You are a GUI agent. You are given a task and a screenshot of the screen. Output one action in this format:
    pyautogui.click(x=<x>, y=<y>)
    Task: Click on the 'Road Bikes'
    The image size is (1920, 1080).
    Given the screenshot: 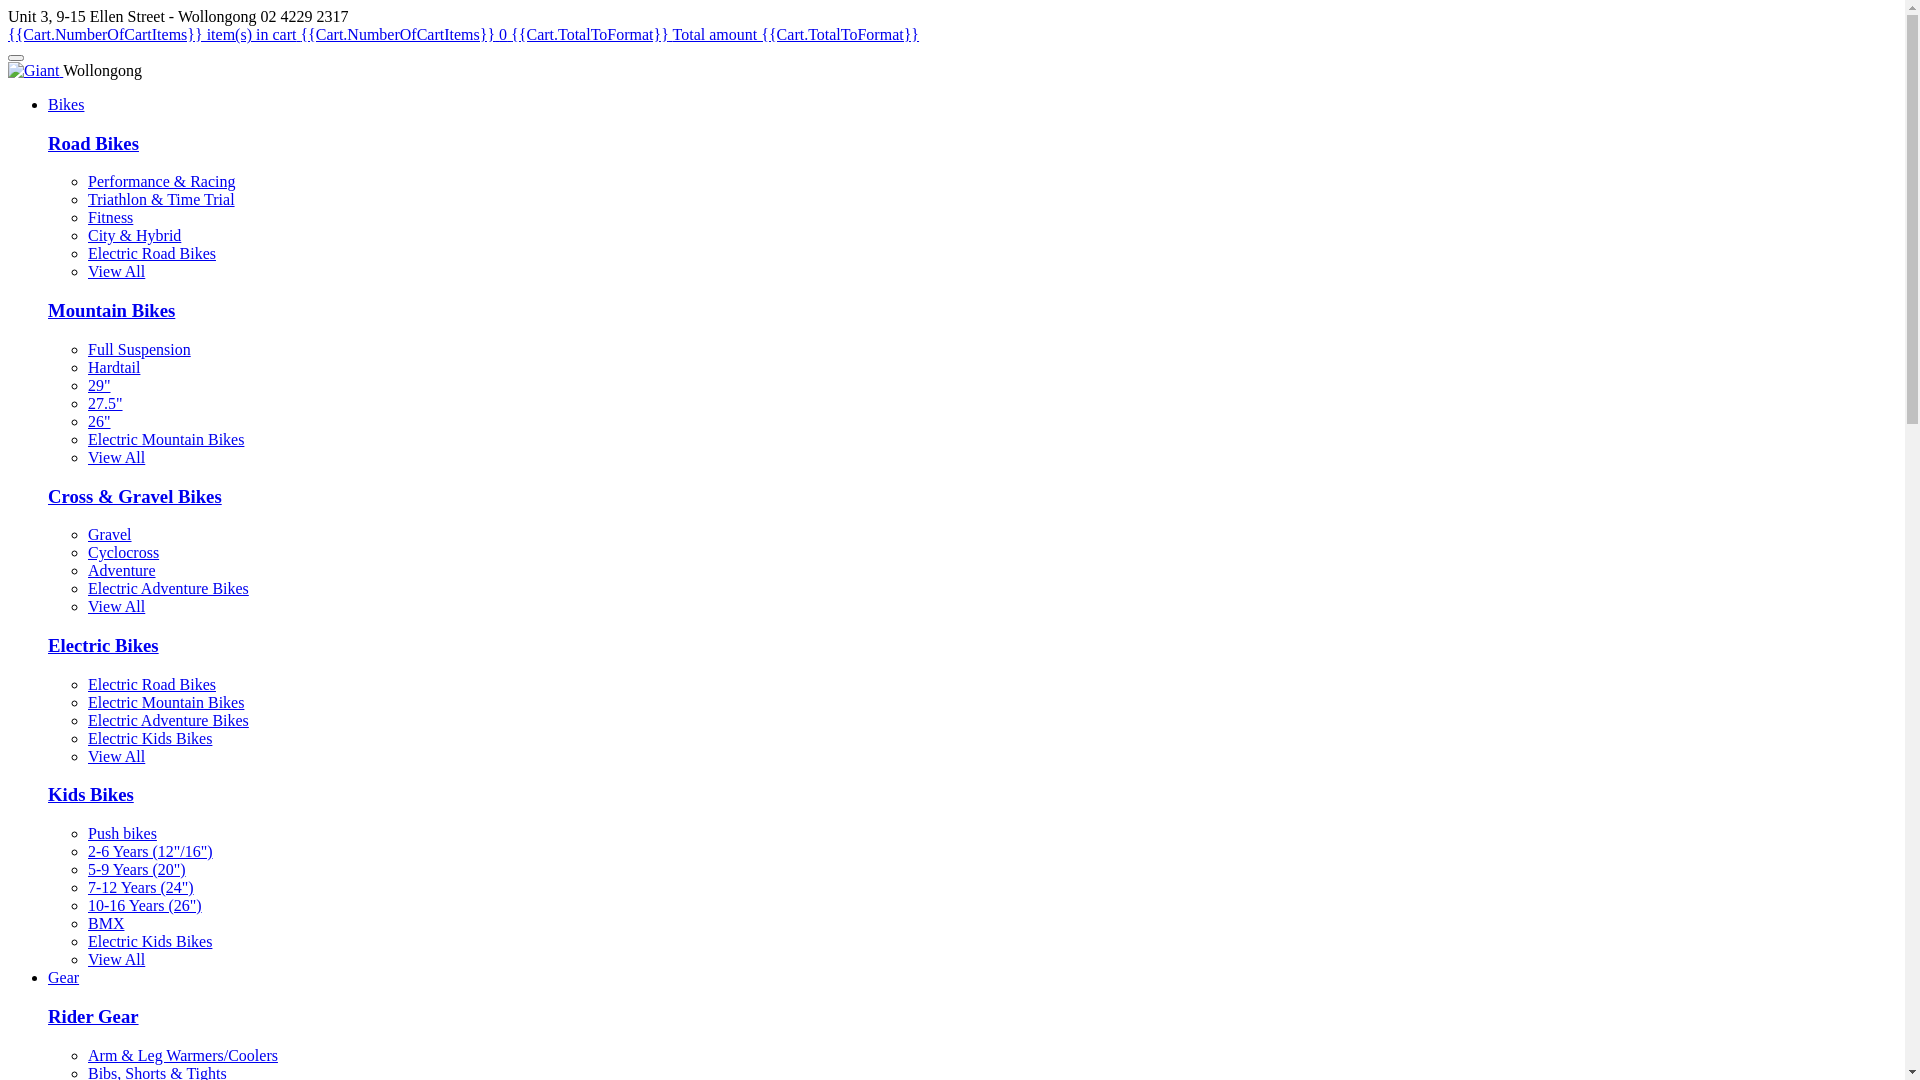 What is the action you would take?
    pyautogui.click(x=92, y=142)
    